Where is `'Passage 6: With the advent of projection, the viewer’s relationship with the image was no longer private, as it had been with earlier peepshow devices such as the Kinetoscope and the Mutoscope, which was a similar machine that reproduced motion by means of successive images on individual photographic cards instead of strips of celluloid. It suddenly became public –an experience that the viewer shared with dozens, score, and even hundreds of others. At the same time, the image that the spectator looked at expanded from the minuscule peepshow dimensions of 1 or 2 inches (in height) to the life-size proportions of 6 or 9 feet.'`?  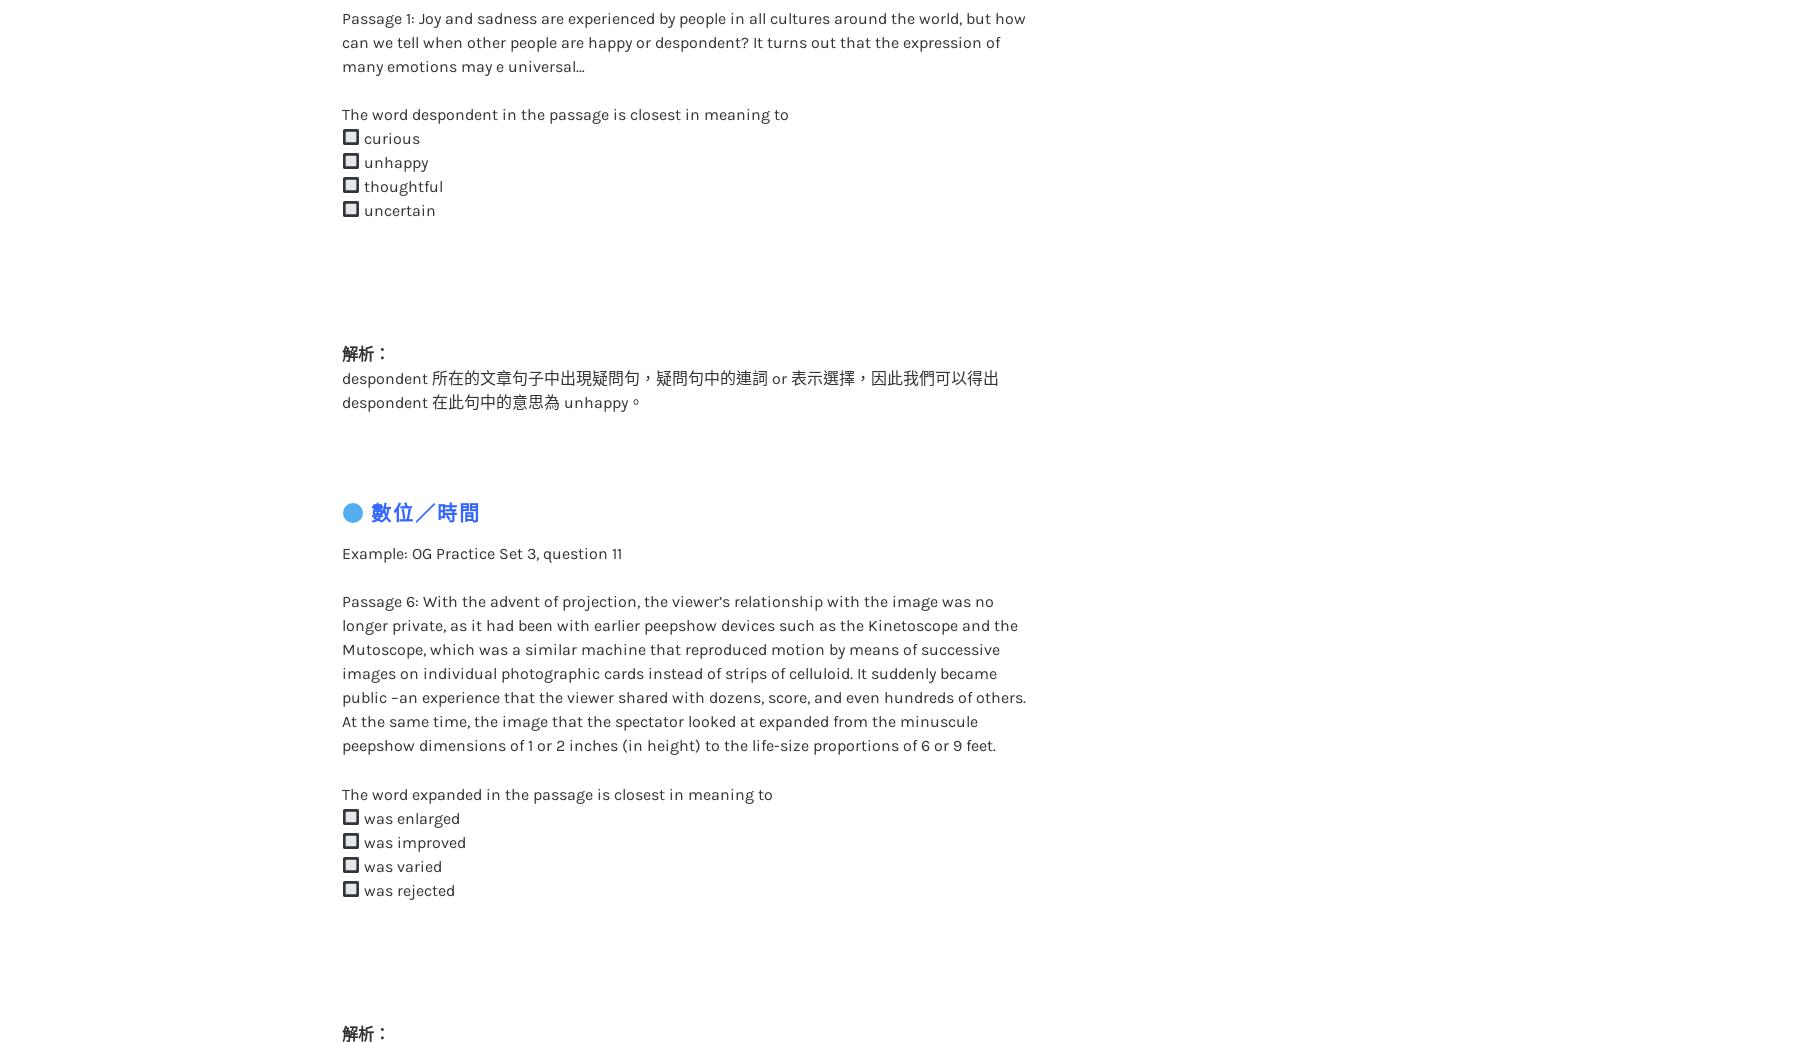
'Passage 6: With the advent of projection, the viewer’s relationship with the image was no longer private, as it had been with earlier peepshow devices such as the Kinetoscope and the Mutoscope, which was a similar machine that reproduced motion by means of successive images on individual photographic cards instead of strips of celluloid. It suddenly became public –an experience that the viewer shared with dozens, score, and even hundreds of others. At the same time, the image that the spectator looked at expanded from the minuscule peepshow dimensions of 1 or 2 inches (in height) to the life-size proportions of 6 or 9 feet.' is located at coordinates (681, 632).